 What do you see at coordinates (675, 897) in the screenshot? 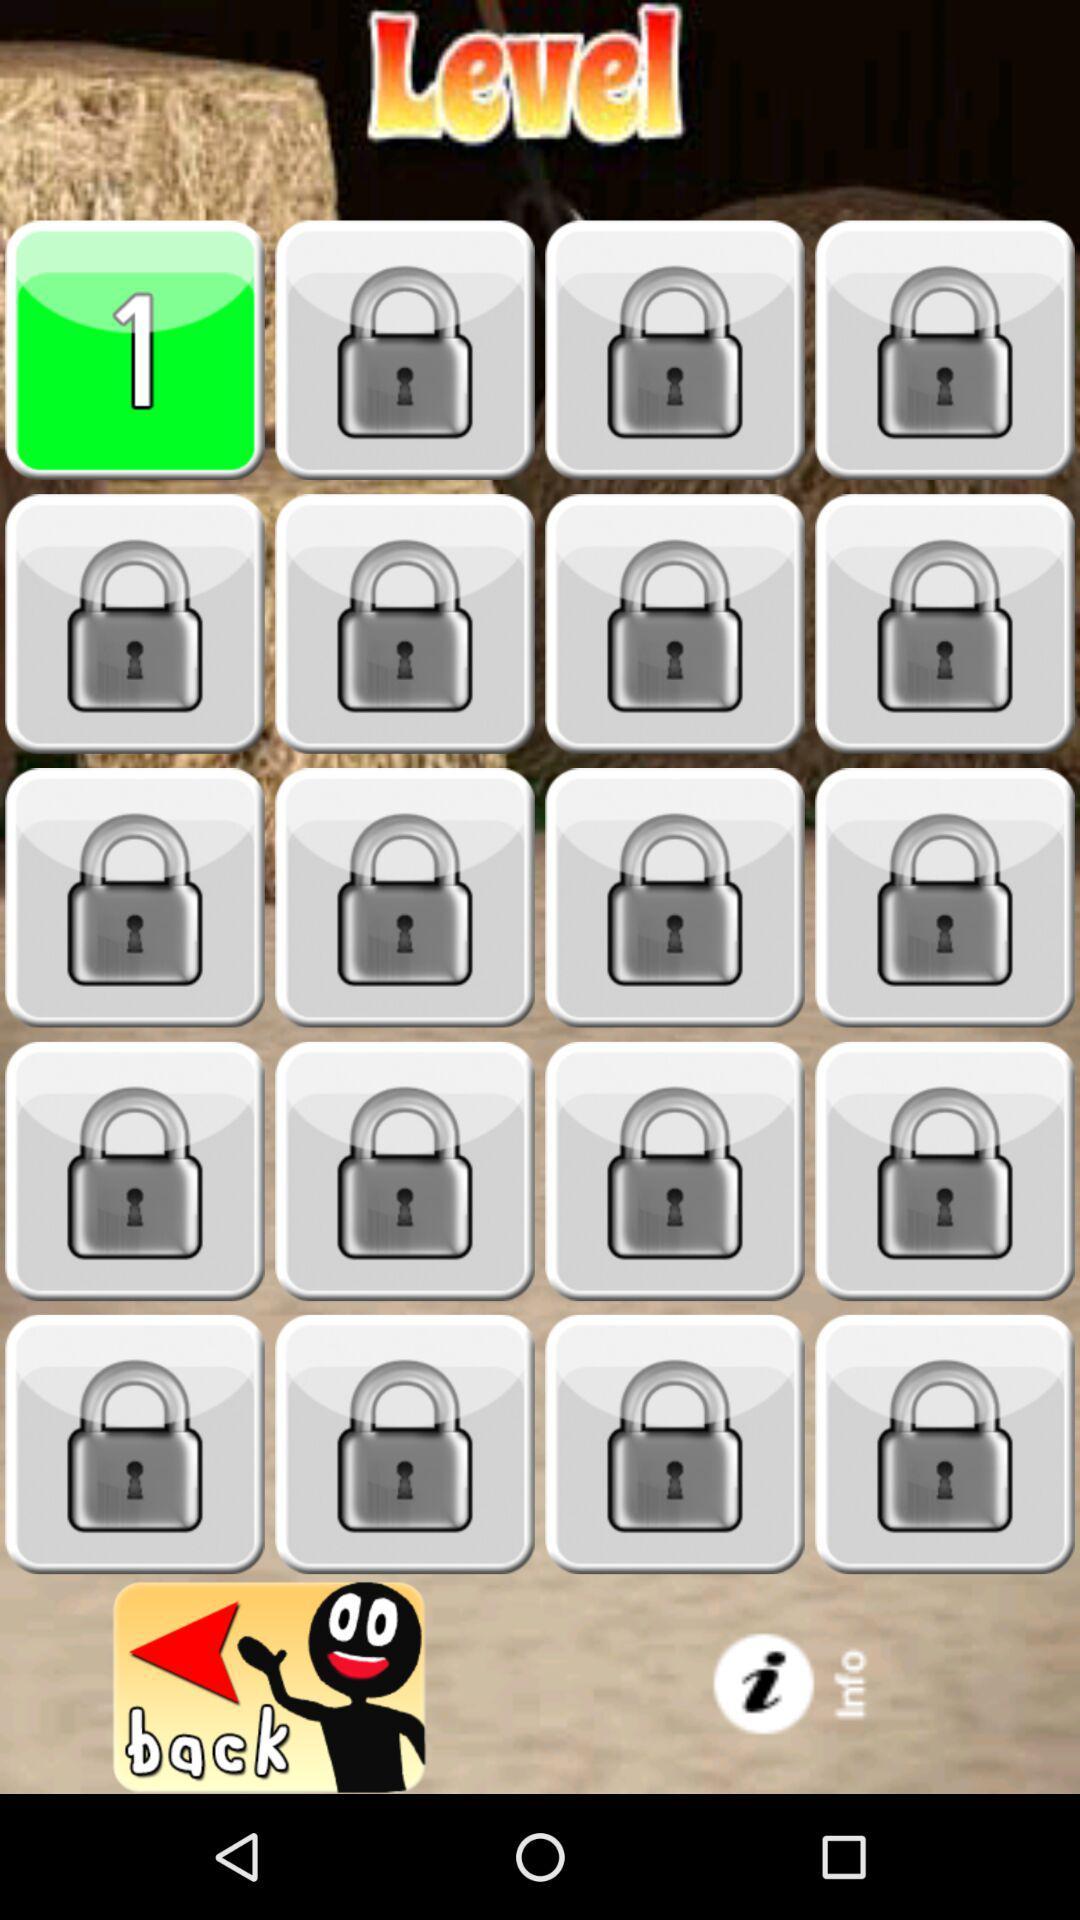
I see `lock 11` at bounding box center [675, 897].